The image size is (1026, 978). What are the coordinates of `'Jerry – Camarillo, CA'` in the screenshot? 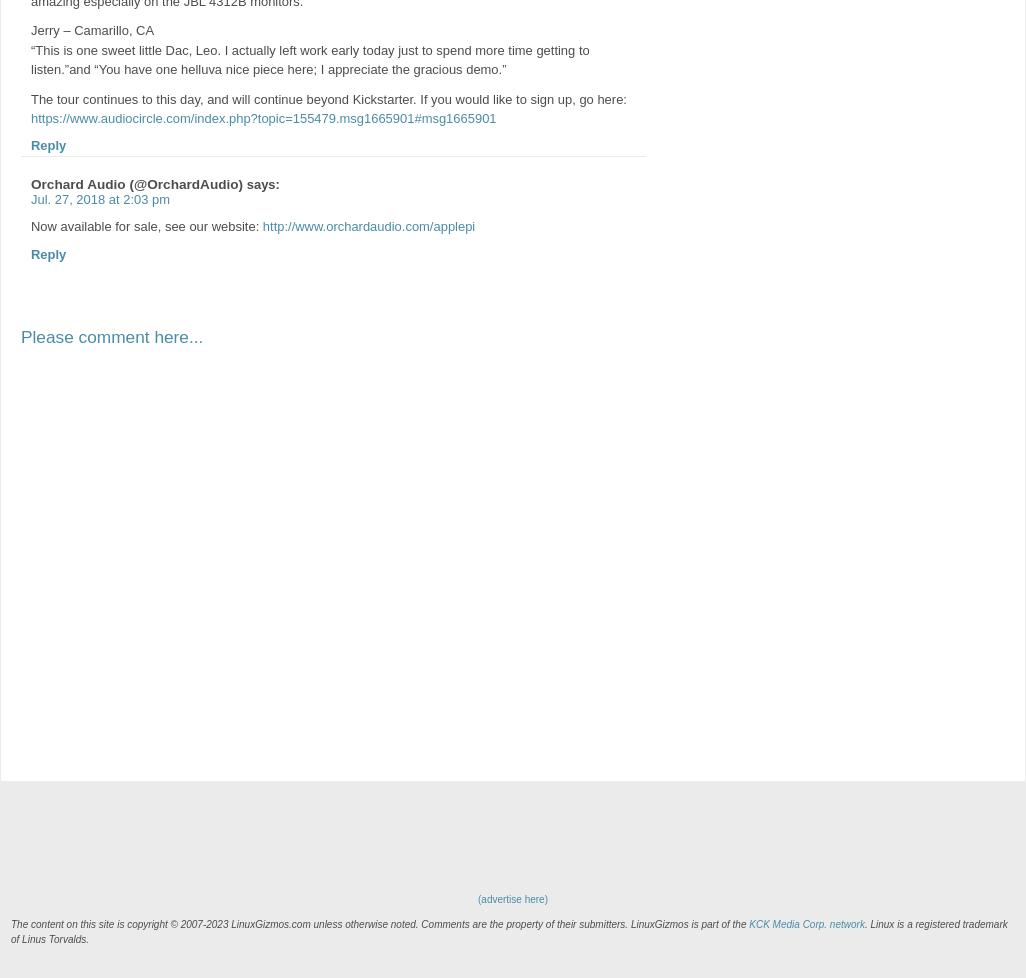 It's located at (30, 30).